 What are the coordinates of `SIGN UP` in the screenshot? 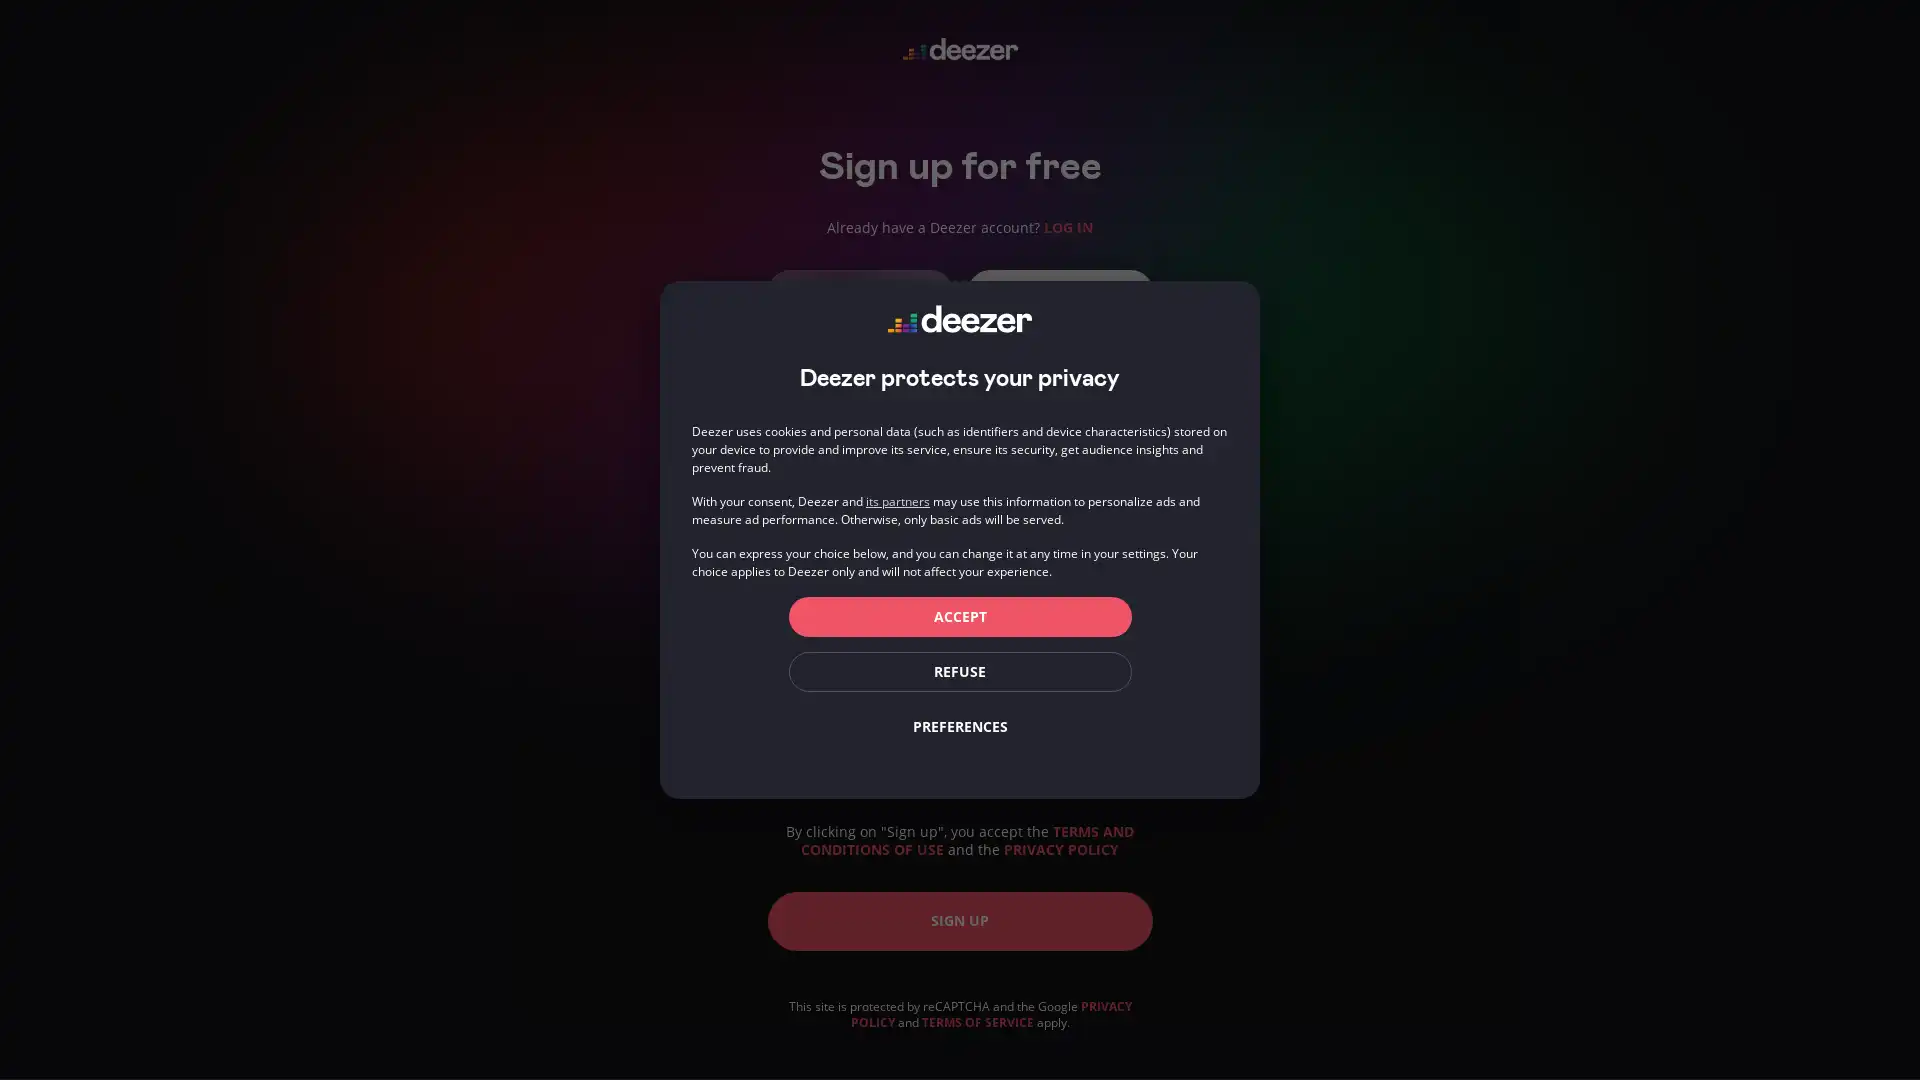 It's located at (958, 920).